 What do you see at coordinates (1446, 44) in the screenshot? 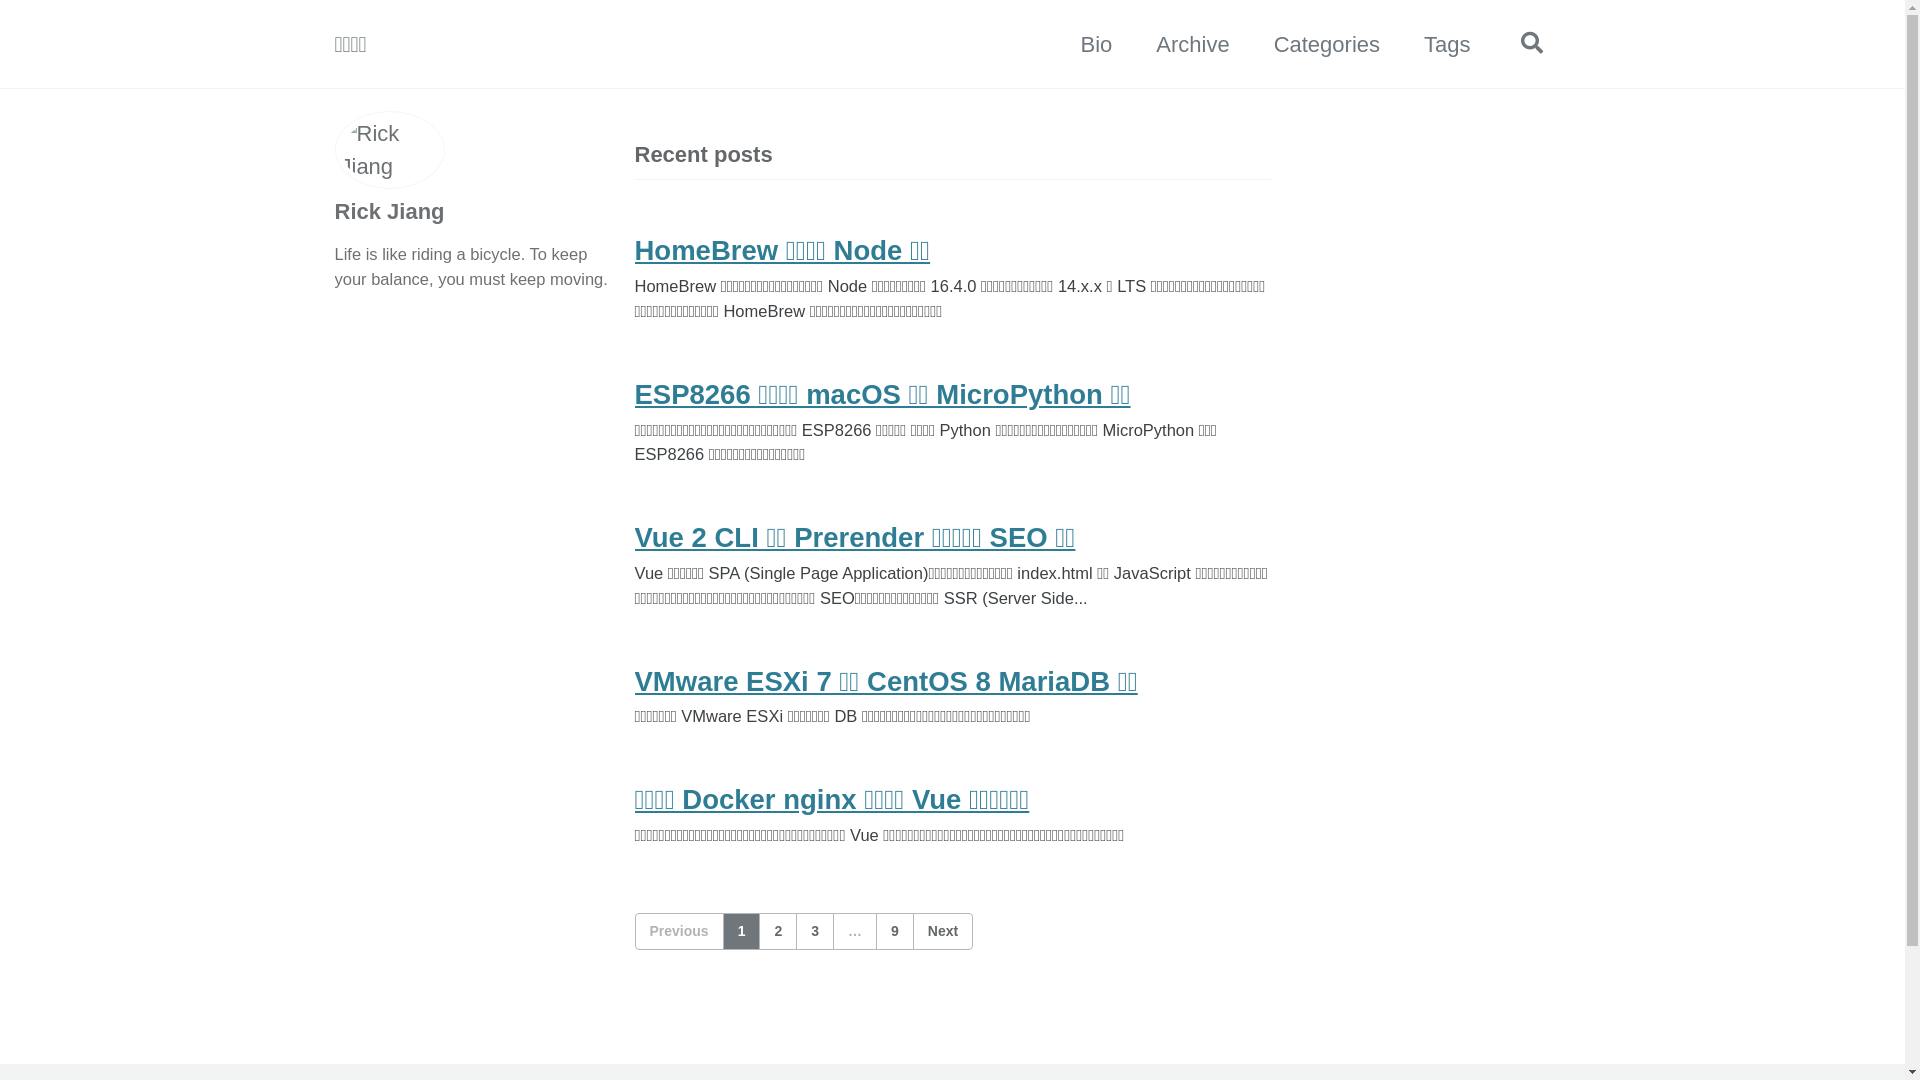
I see `'Tags'` at bounding box center [1446, 44].